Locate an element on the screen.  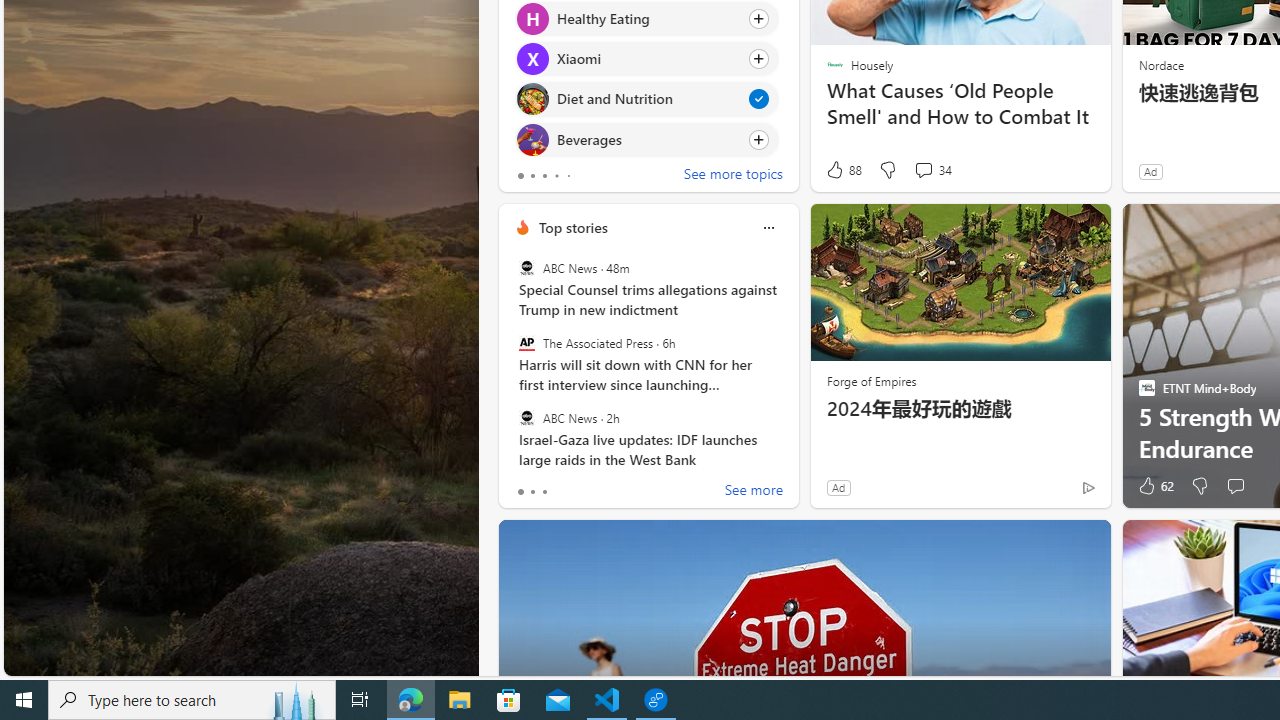
'tab-0' is located at coordinates (520, 492).